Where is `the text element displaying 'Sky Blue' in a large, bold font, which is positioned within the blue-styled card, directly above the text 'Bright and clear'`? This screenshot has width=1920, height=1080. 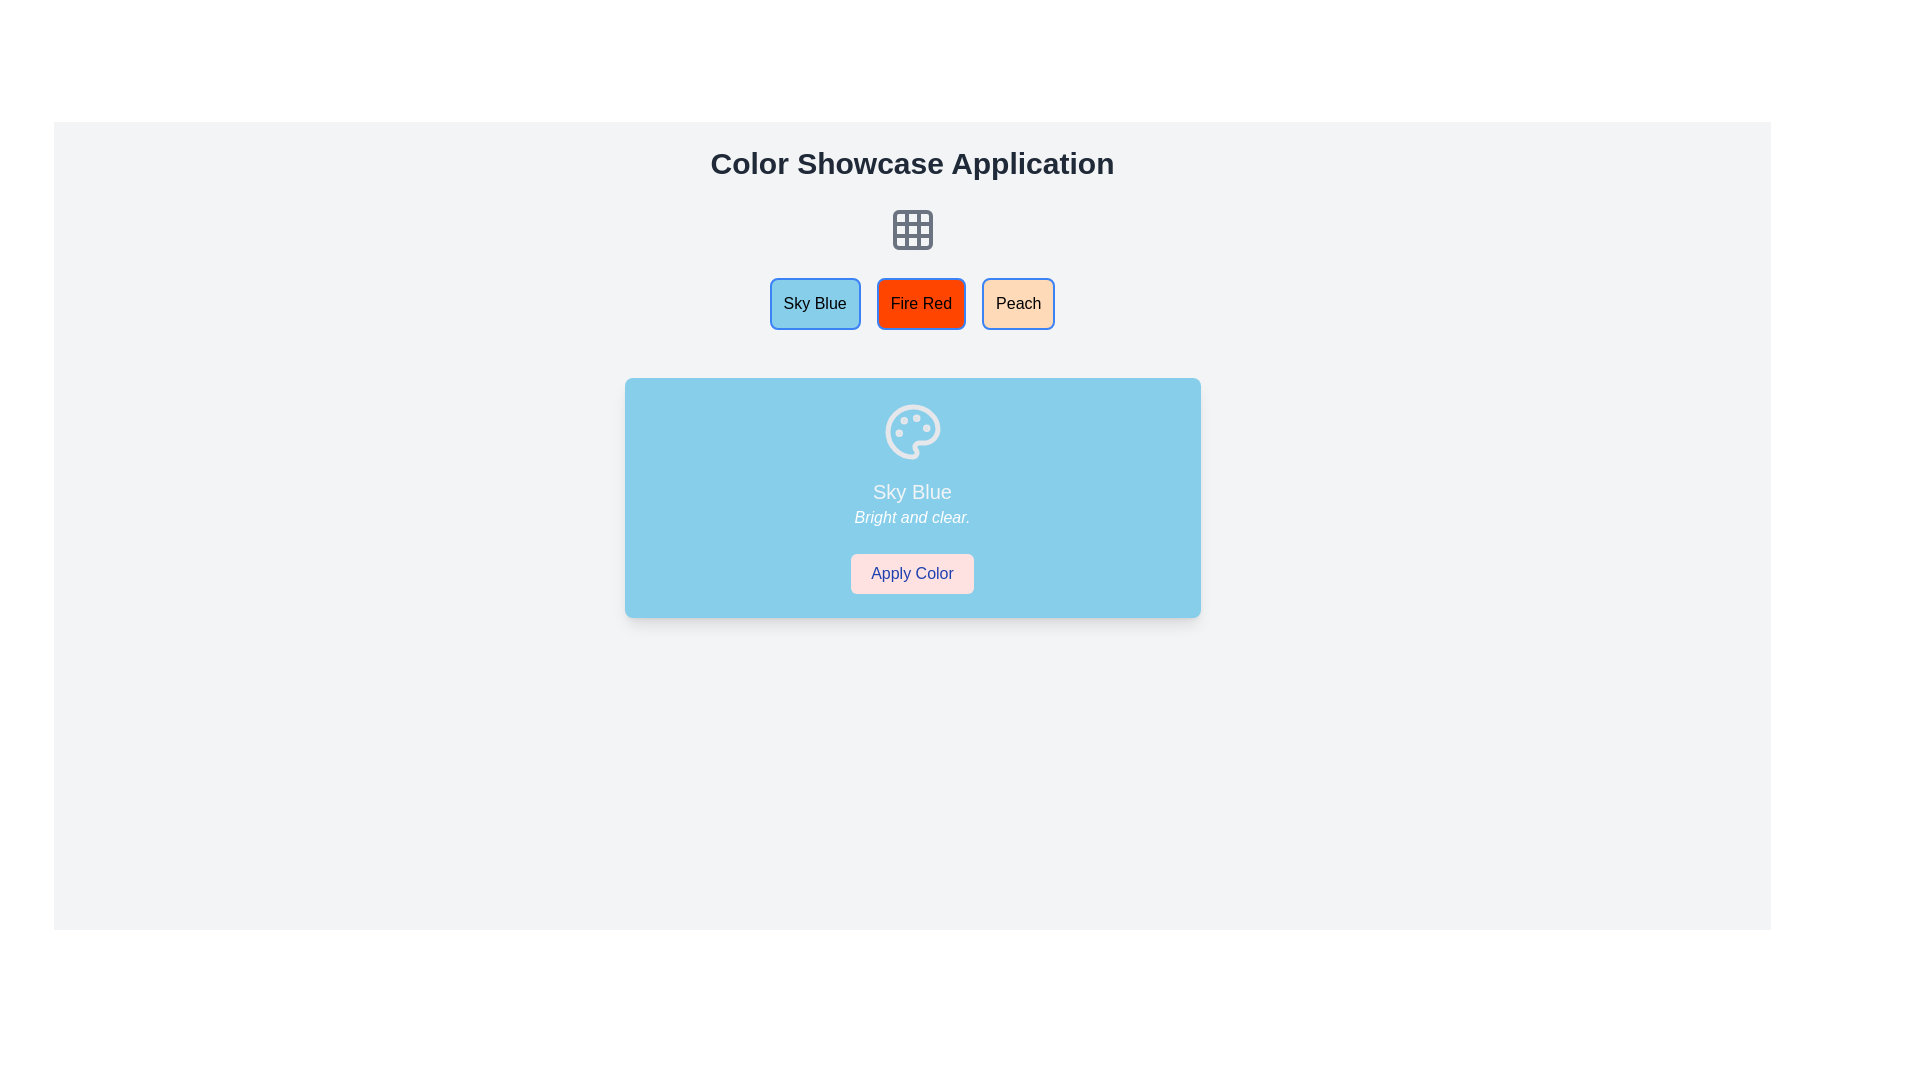
the text element displaying 'Sky Blue' in a large, bold font, which is positioned within the blue-styled card, directly above the text 'Bright and clear' is located at coordinates (911, 492).